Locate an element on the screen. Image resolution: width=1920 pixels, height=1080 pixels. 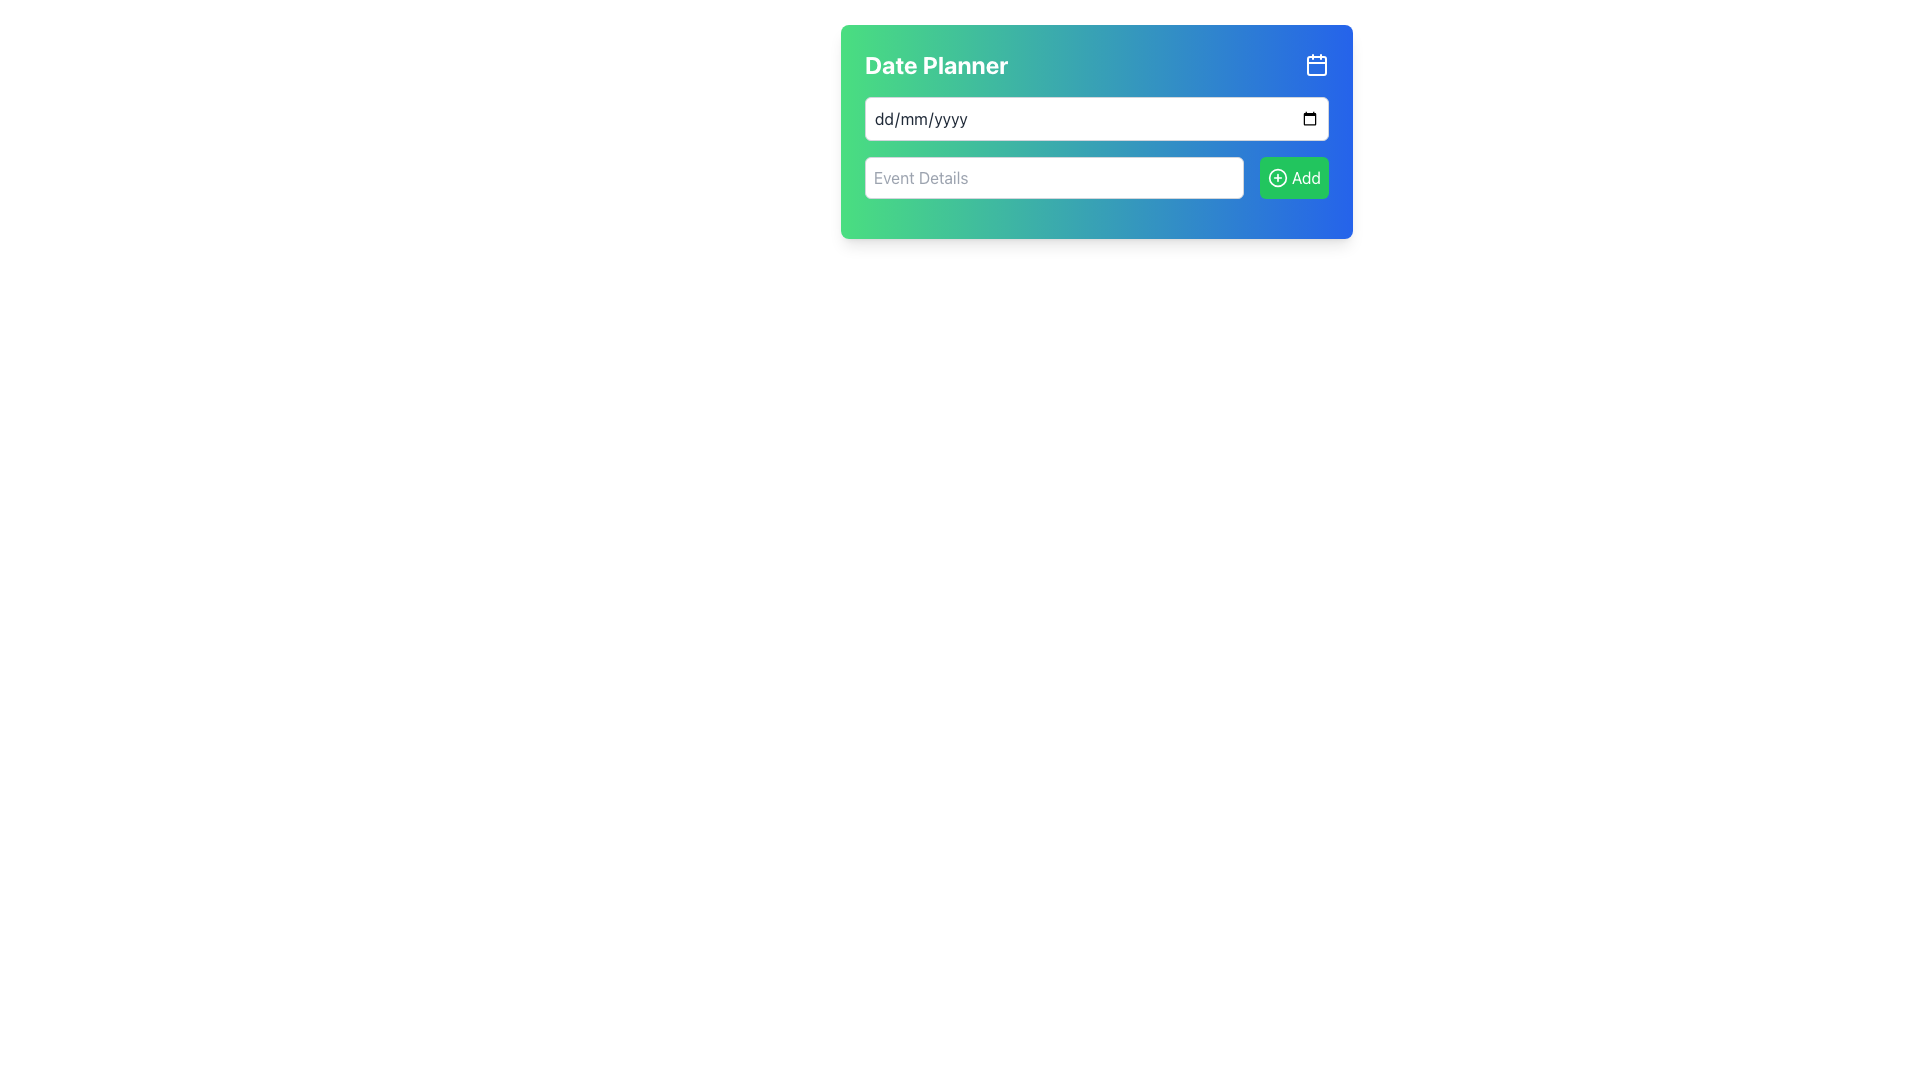
the blue calendar icon located in the top-right corner of the 'Date Planner' section is located at coordinates (1316, 64).